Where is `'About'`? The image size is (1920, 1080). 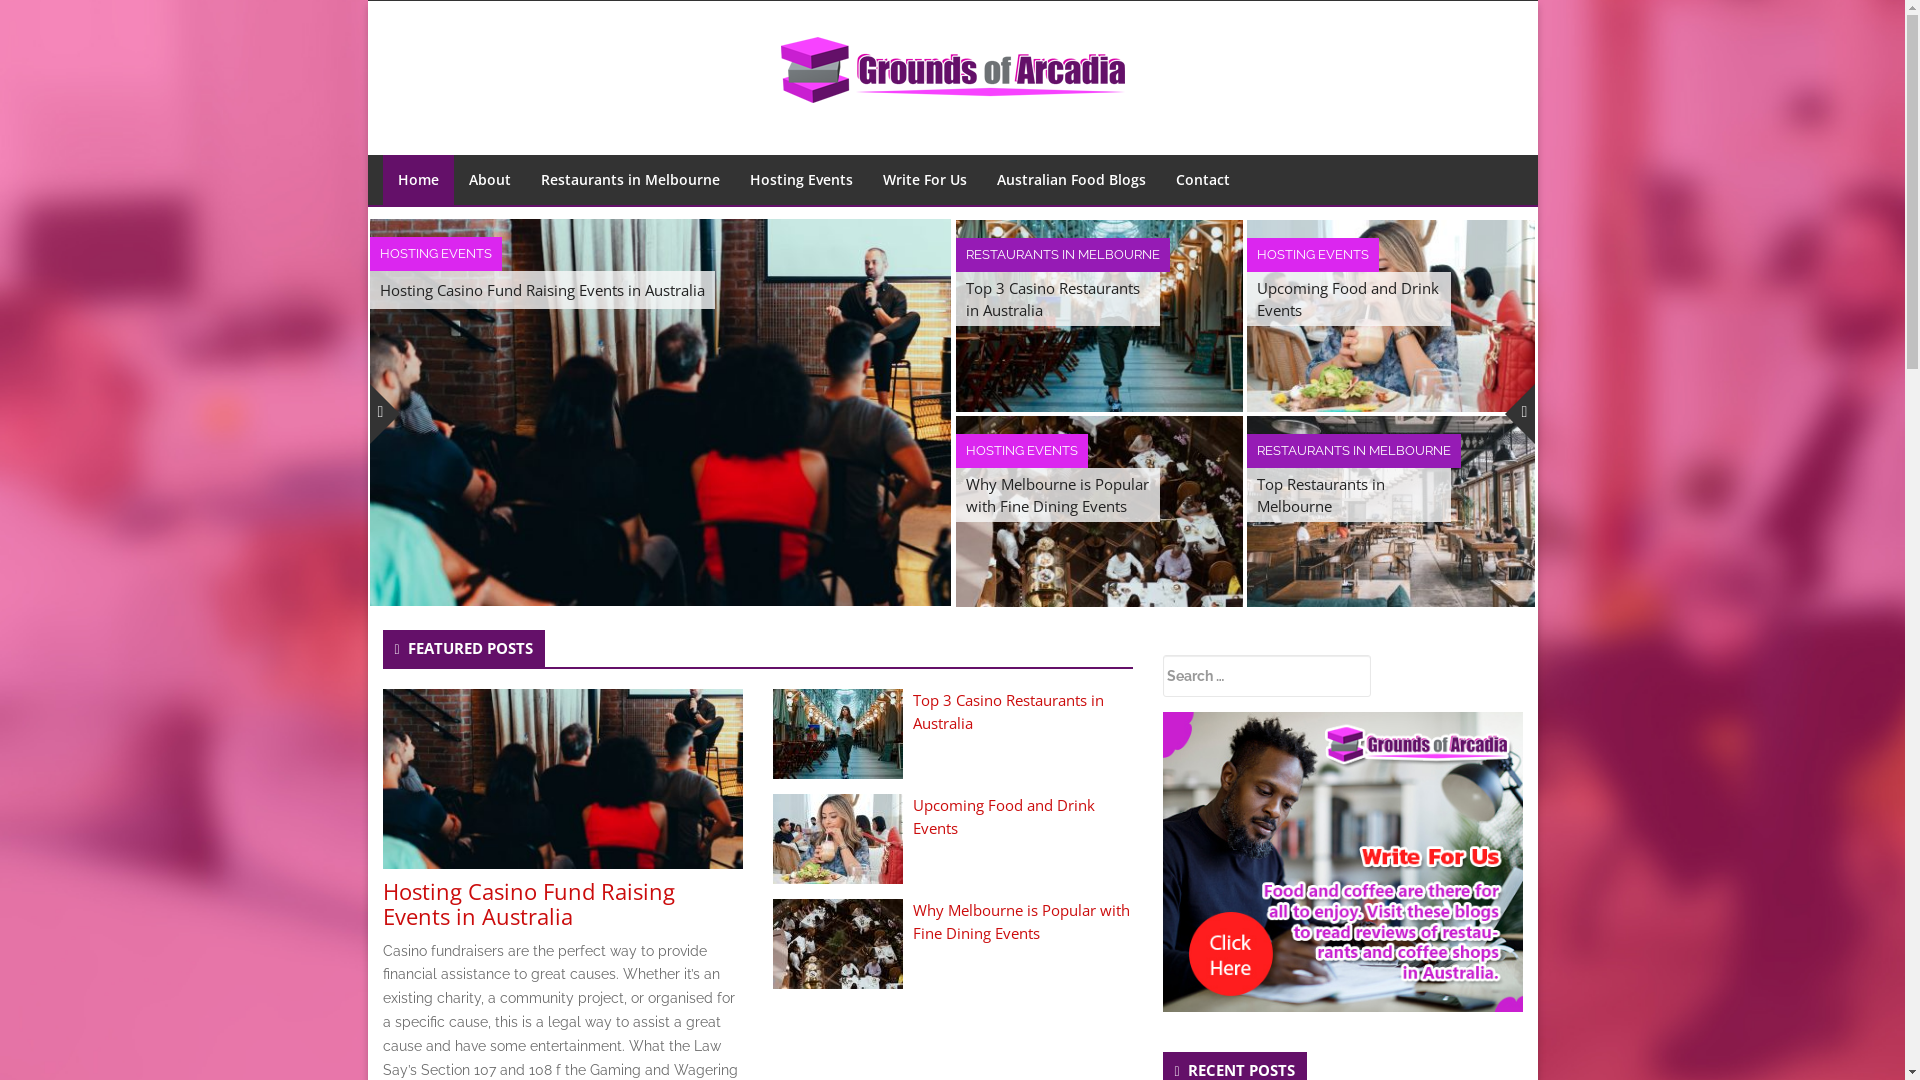 'About' is located at coordinates (489, 180).